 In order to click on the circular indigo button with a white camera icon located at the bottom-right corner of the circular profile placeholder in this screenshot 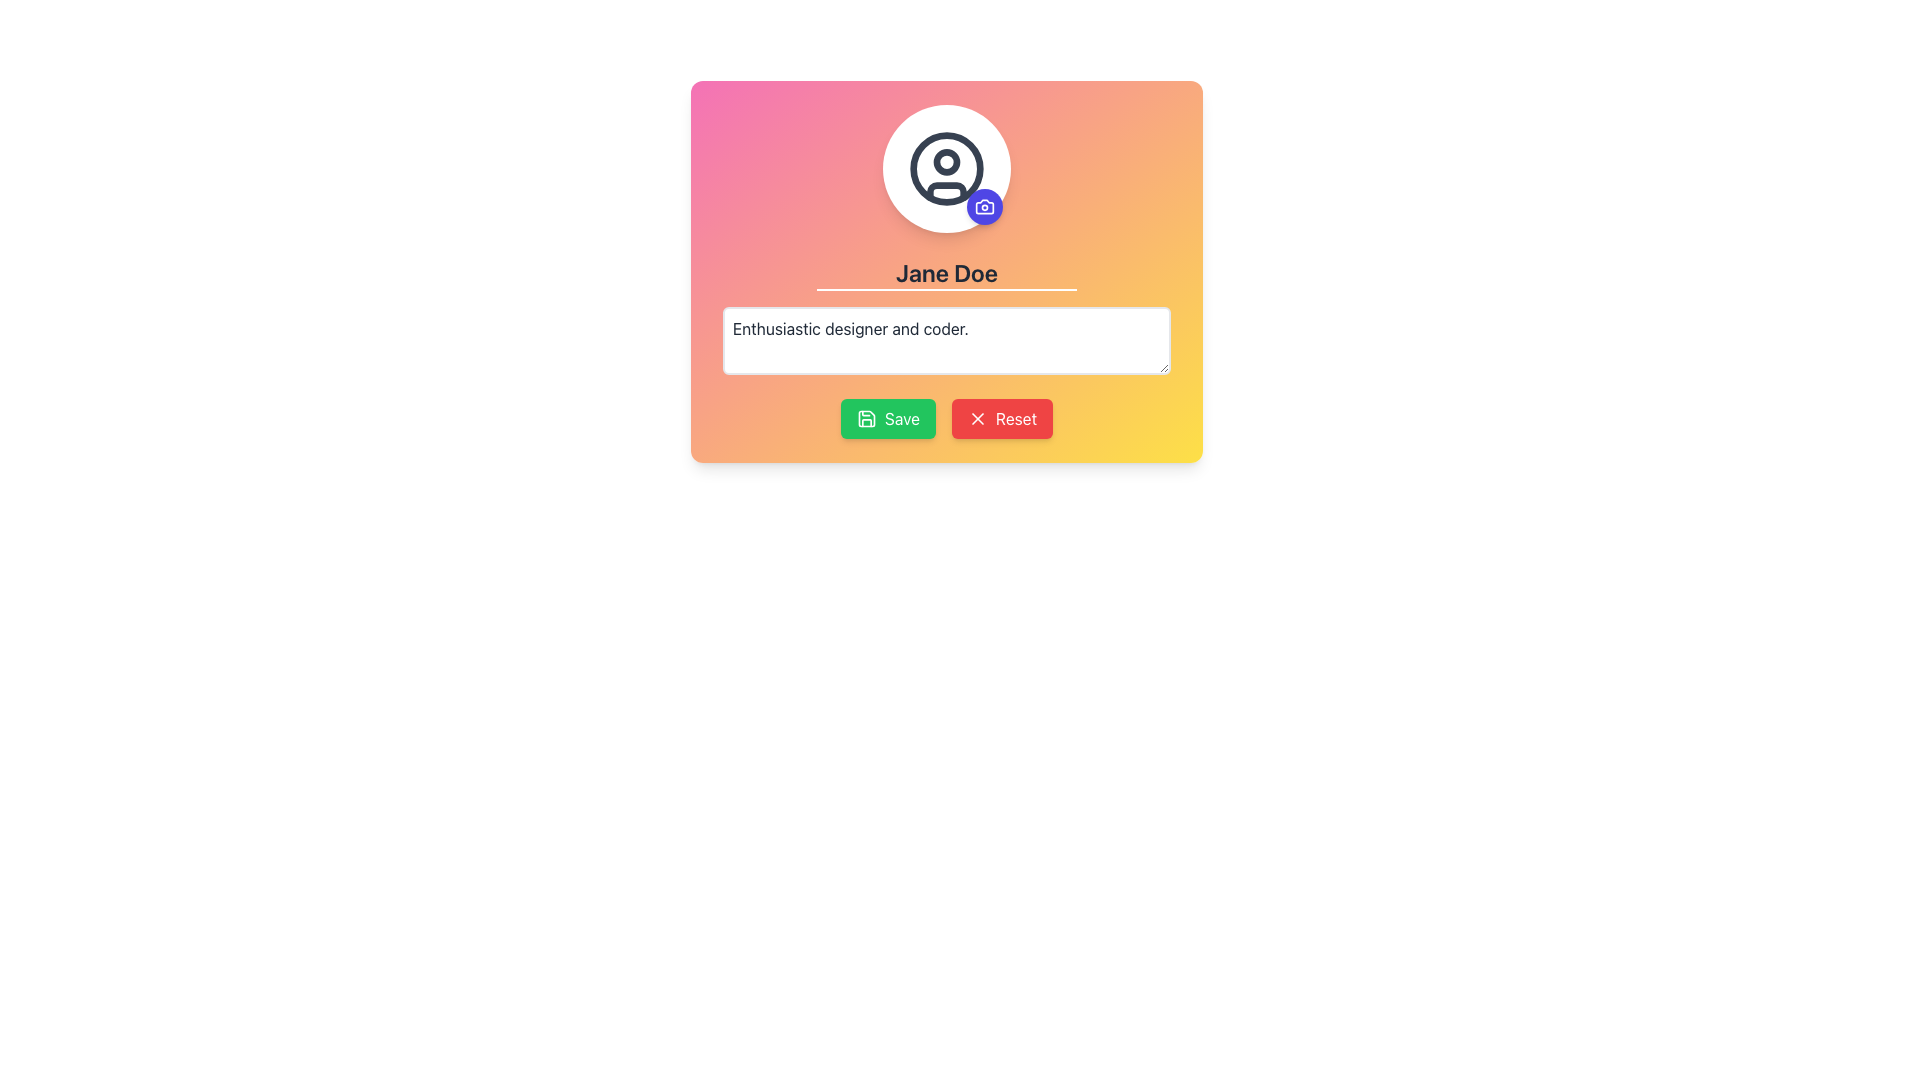, I will do `click(984, 207)`.